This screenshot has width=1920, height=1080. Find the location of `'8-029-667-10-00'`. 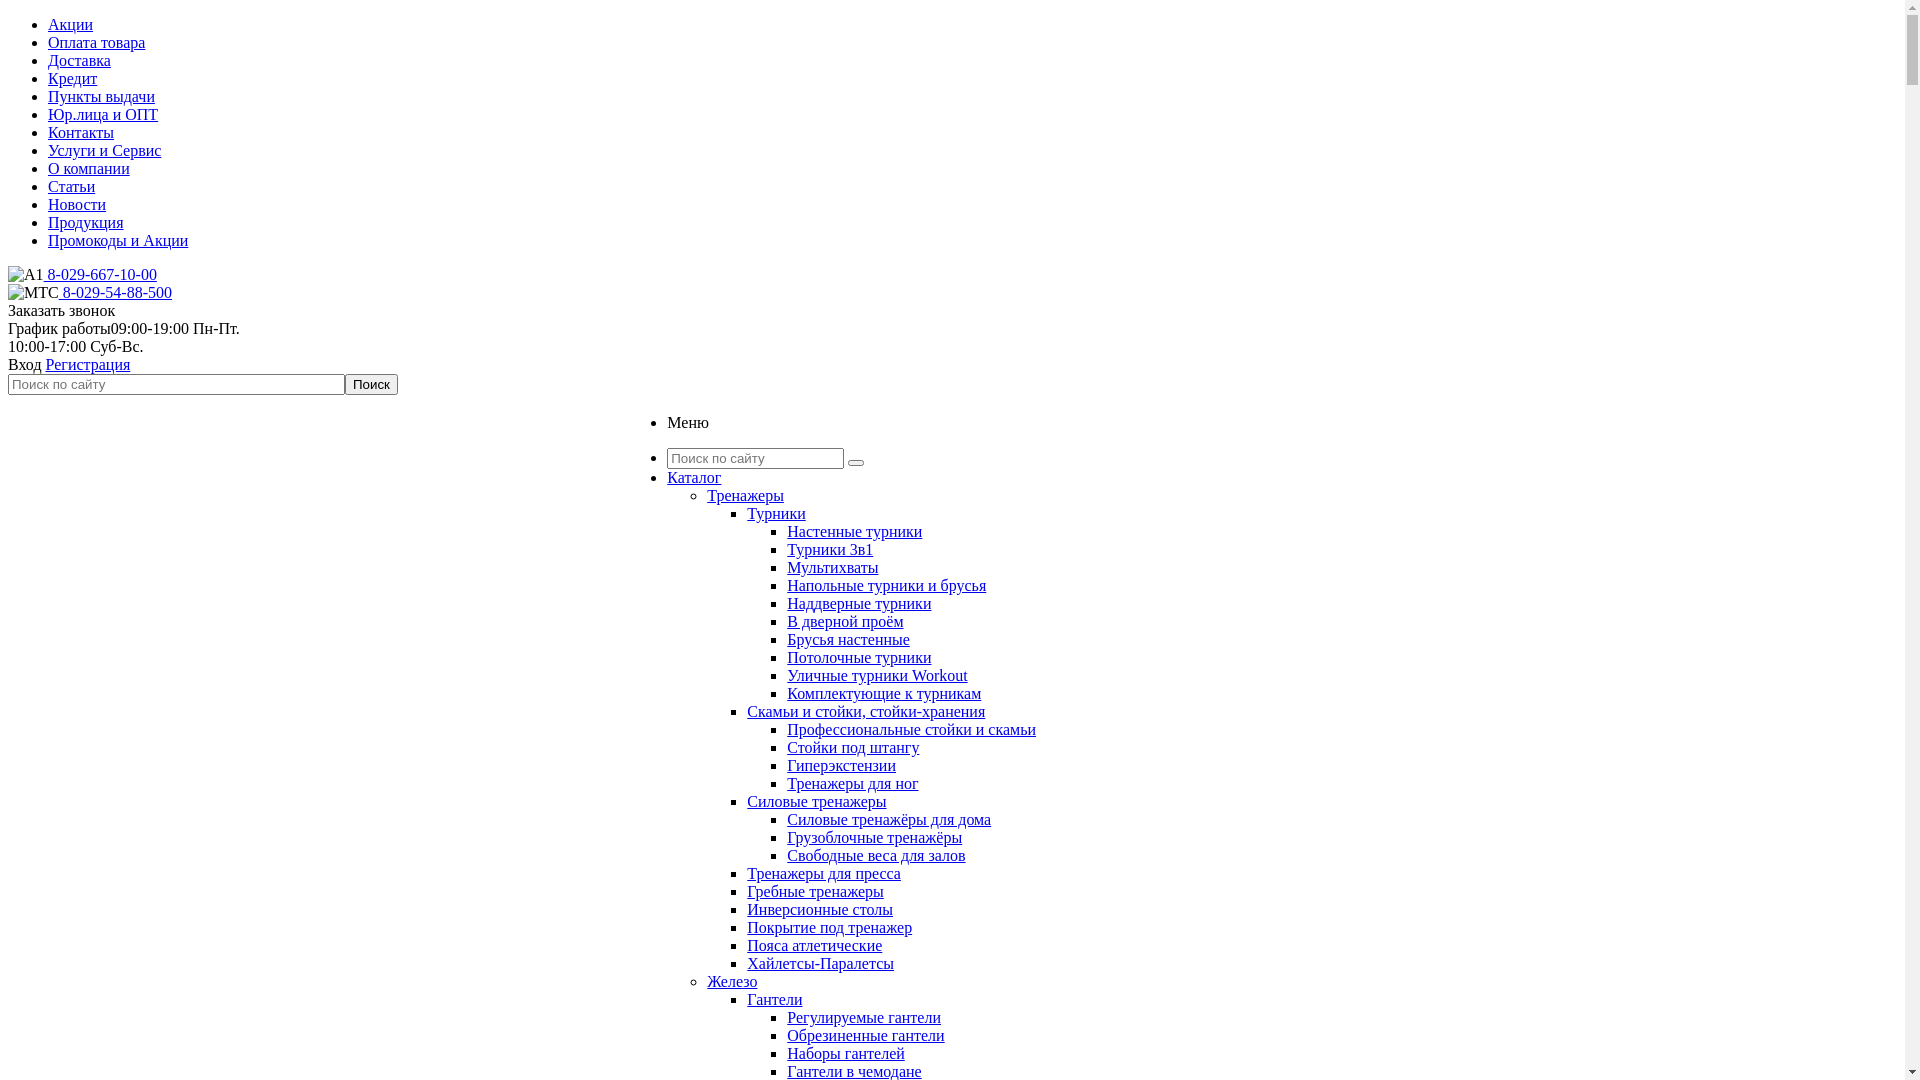

'8-029-667-10-00' is located at coordinates (99, 274).